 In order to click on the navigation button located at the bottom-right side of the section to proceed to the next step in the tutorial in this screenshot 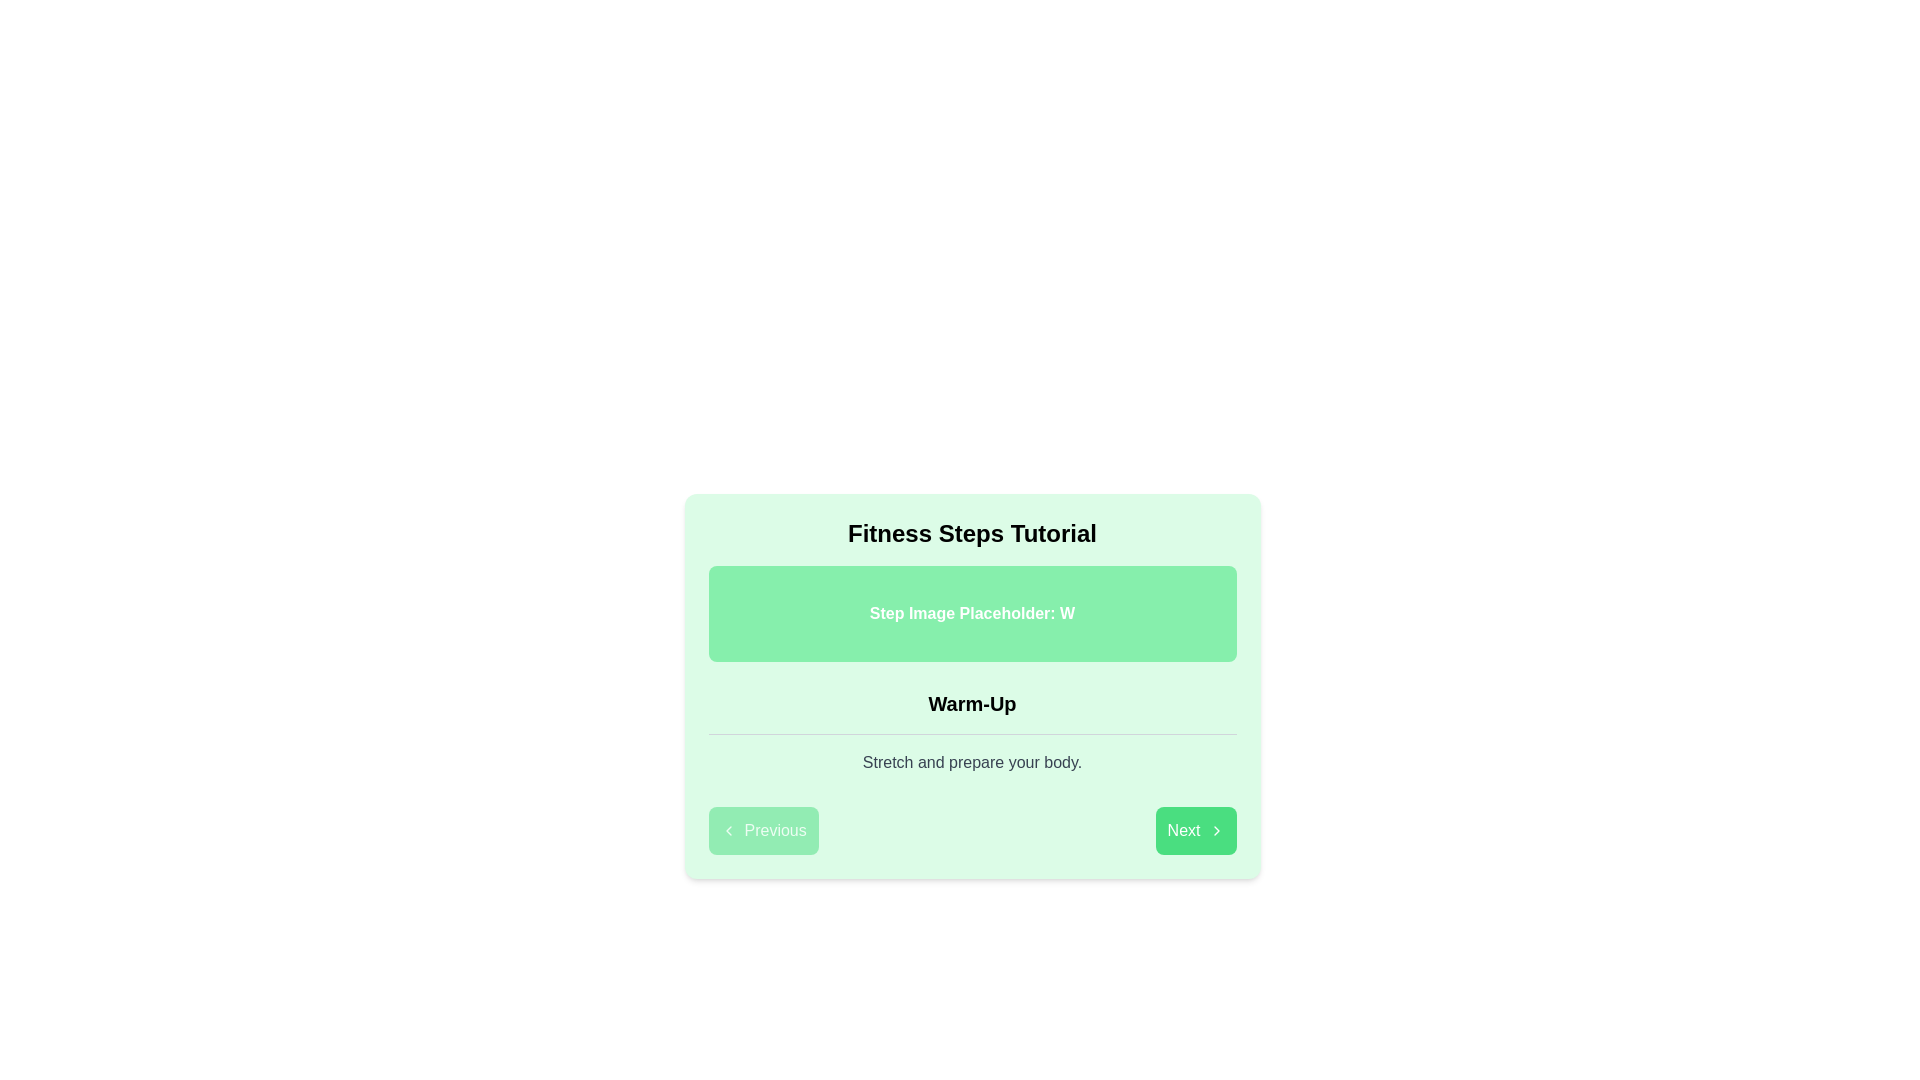, I will do `click(1195, 830)`.